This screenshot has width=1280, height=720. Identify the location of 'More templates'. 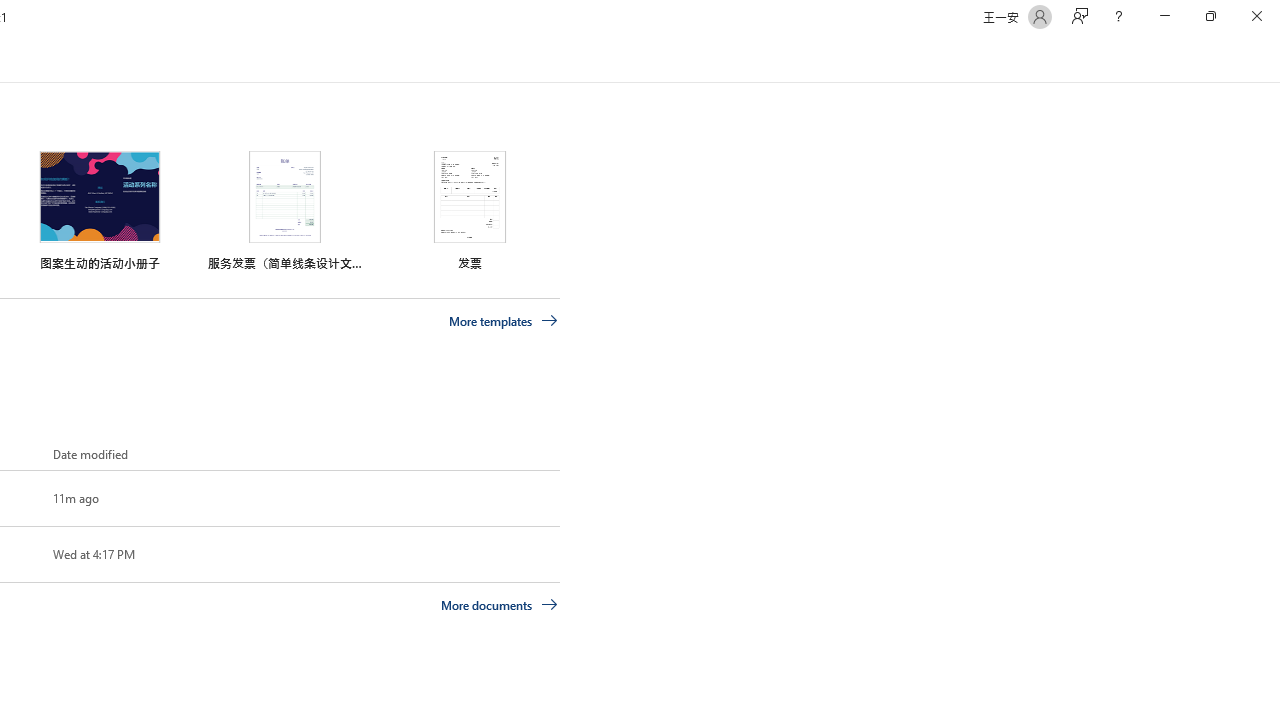
(503, 320).